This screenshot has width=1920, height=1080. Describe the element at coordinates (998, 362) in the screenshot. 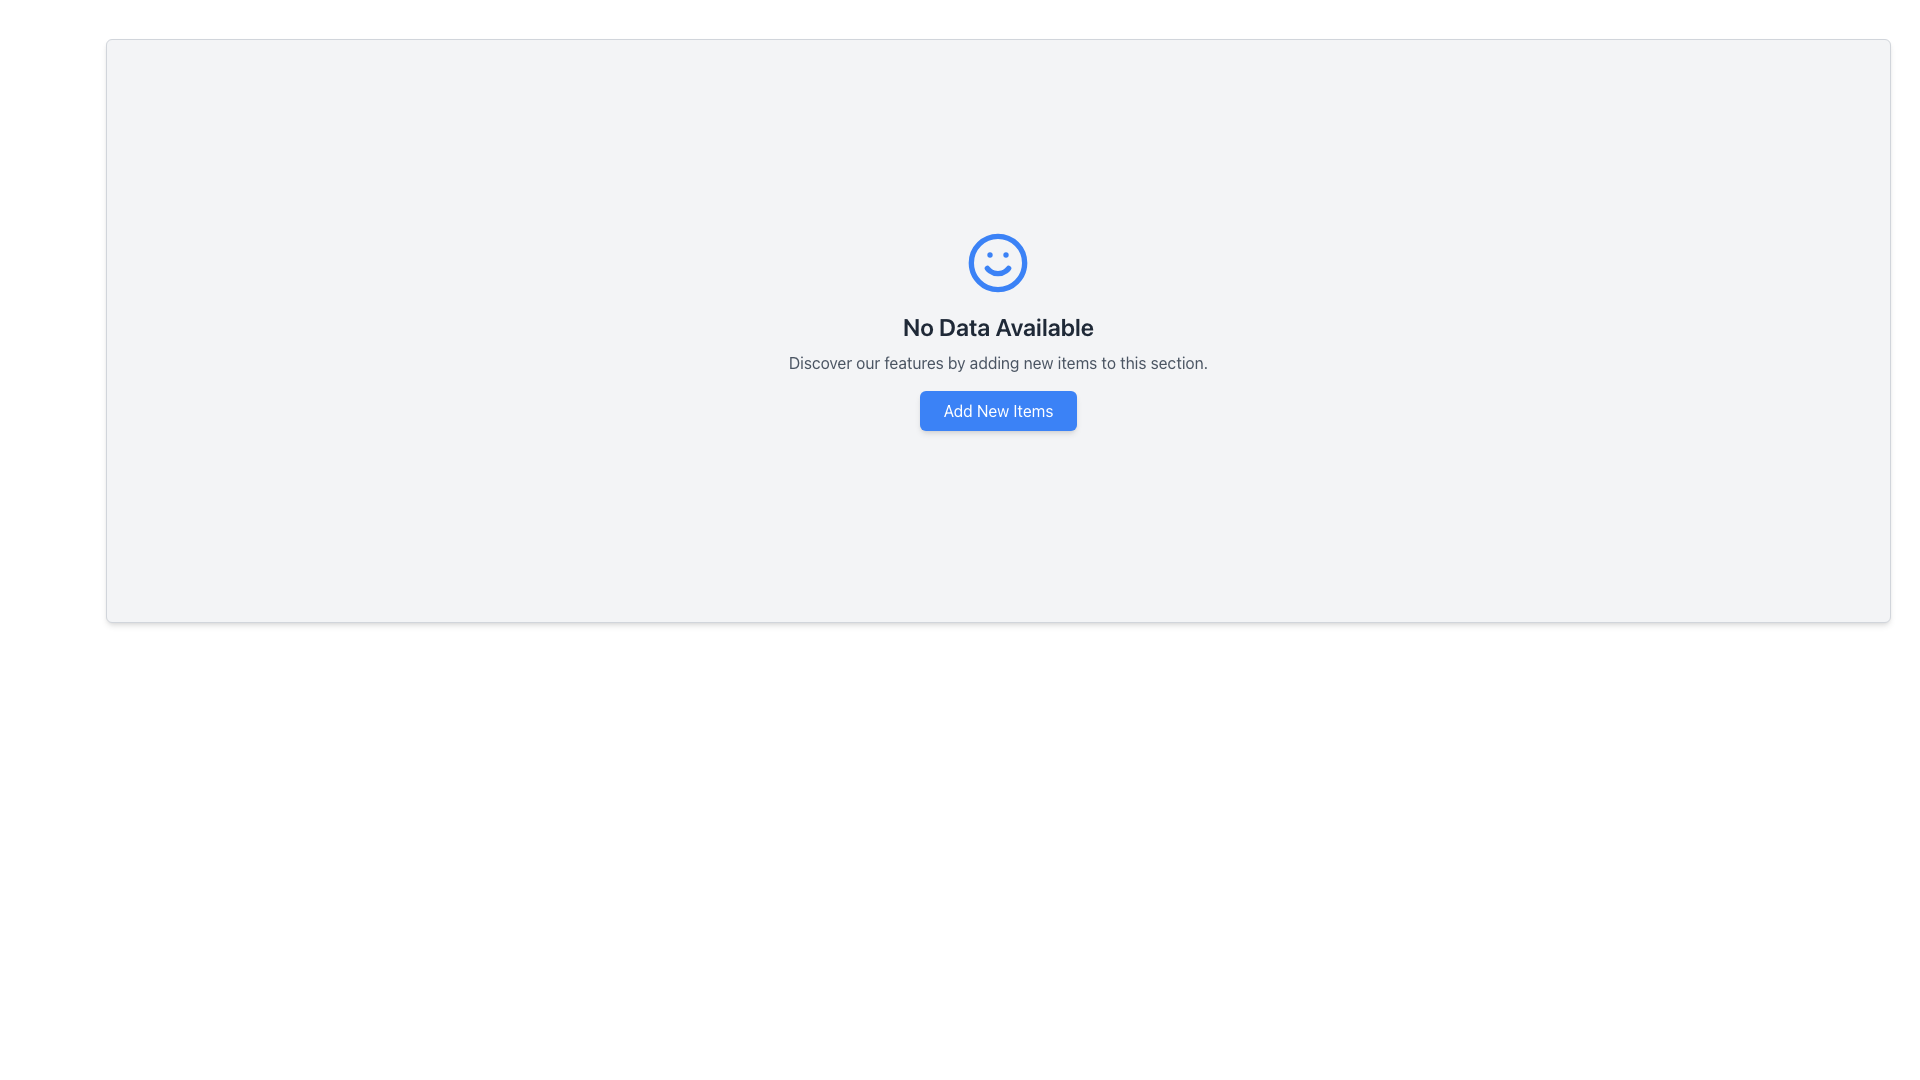

I see `instructional text located between the 'No Data Available' text and the 'Add New Items' button` at that location.